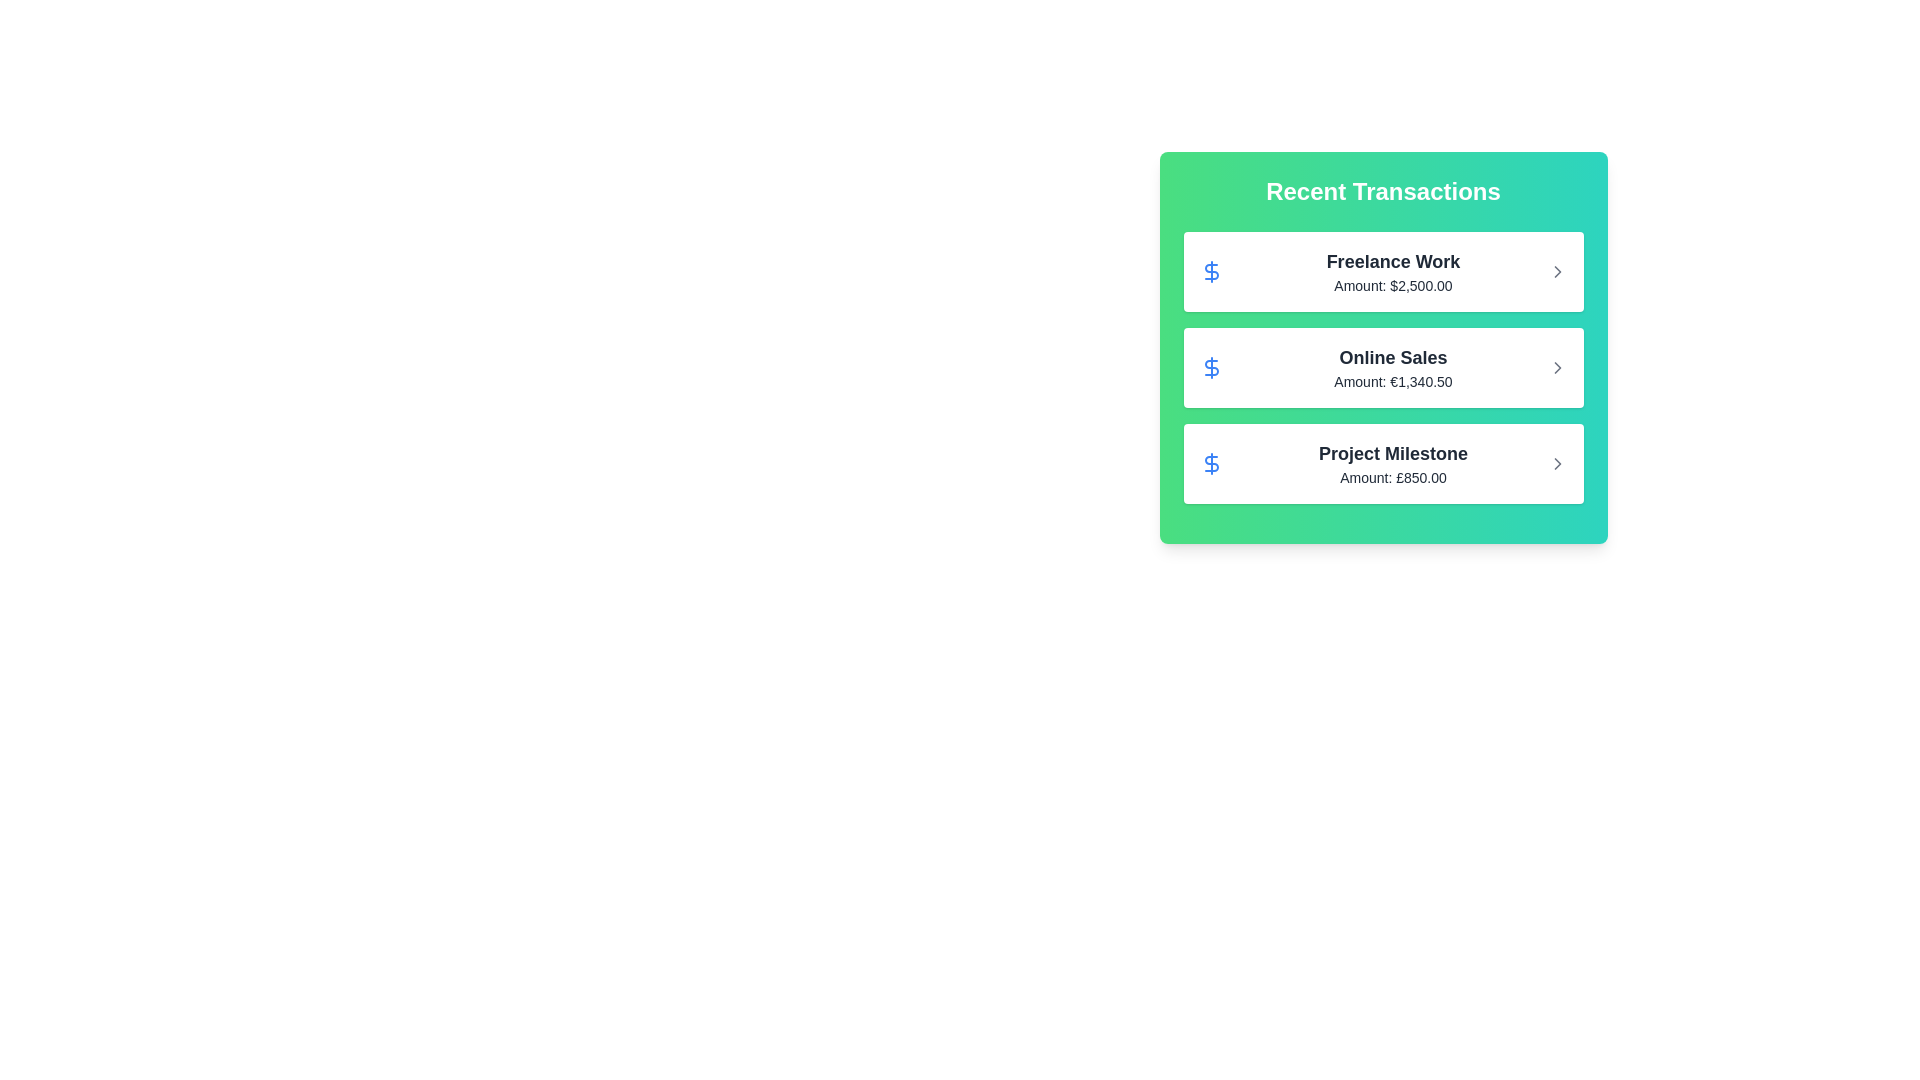 The width and height of the screenshot is (1920, 1080). Describe the element at coordinates (1556, 272) in the screenshot. I see `the chevron icon in the 'Freelance Work' section` at that location.